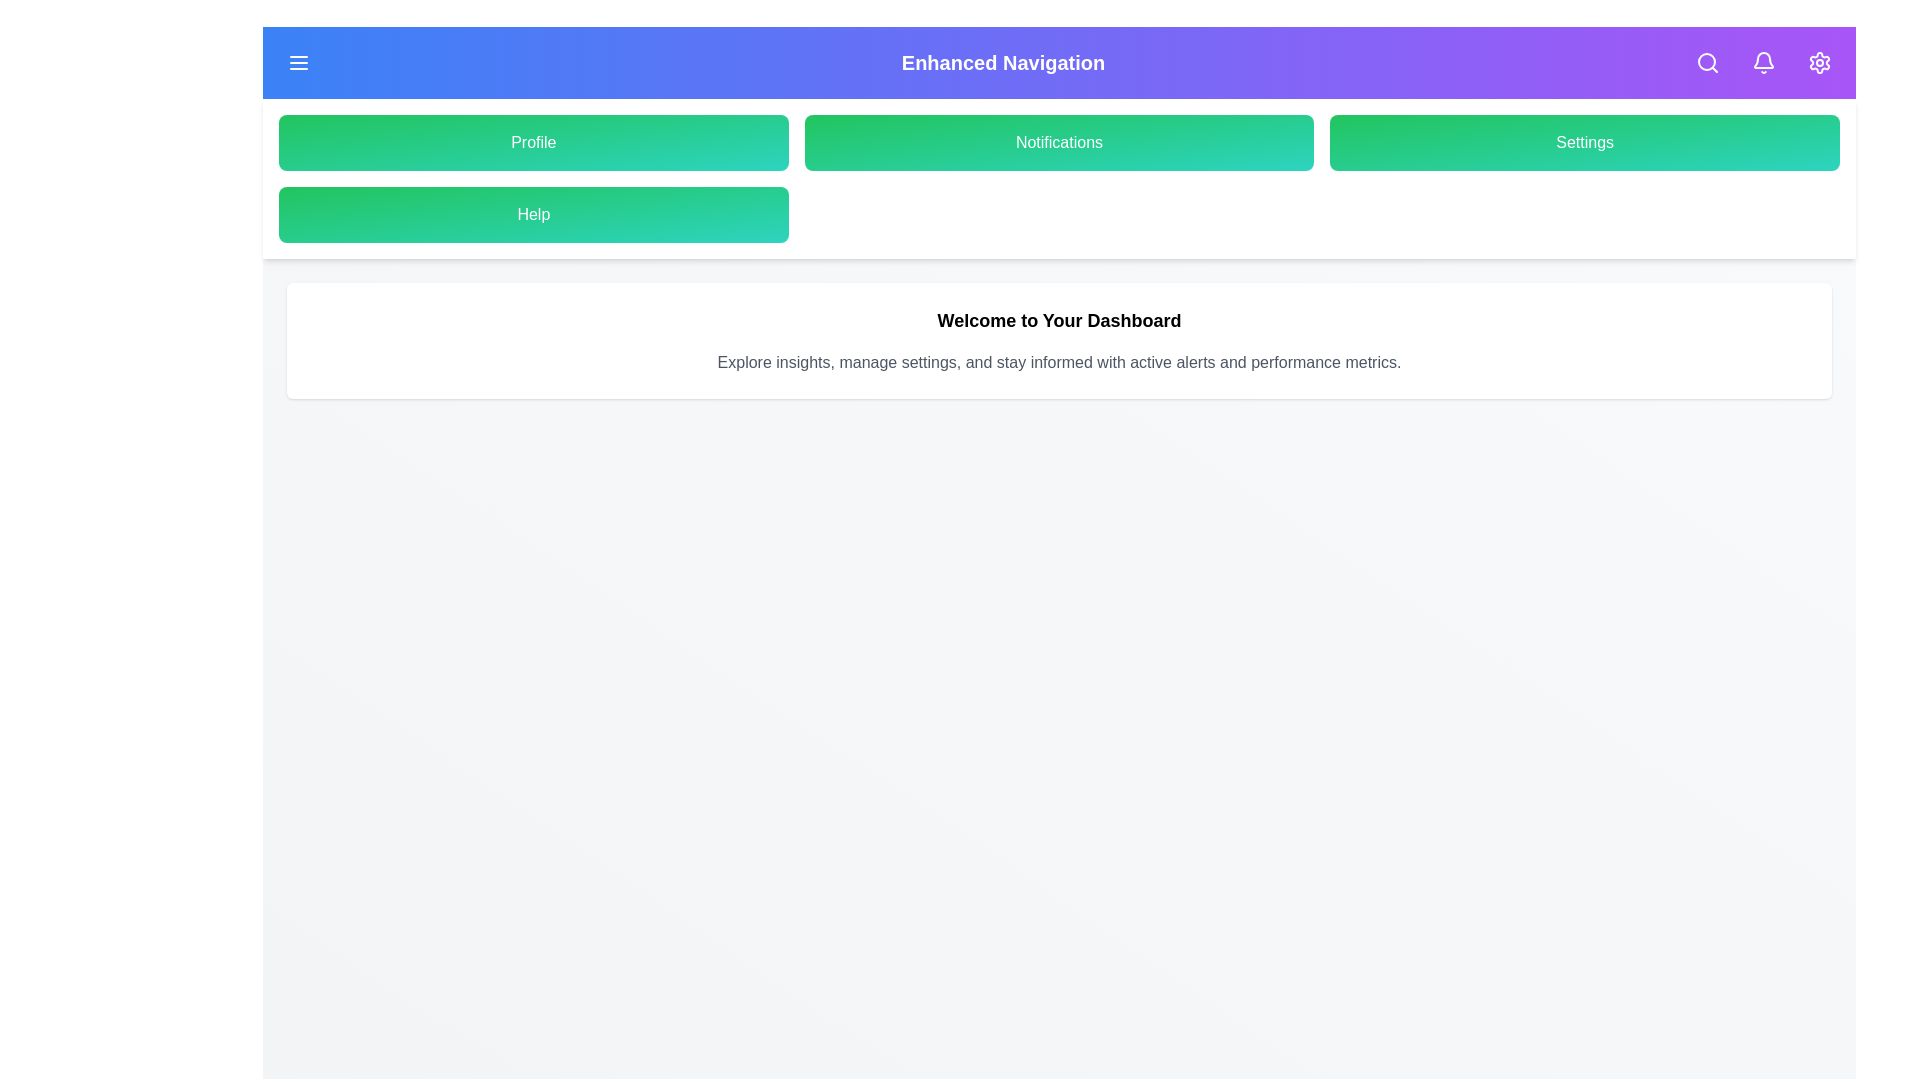 The width and height of the screenshot is (1920, 1080). I want to click on the 'Notifications' button in the menu, so click(1058, 141).